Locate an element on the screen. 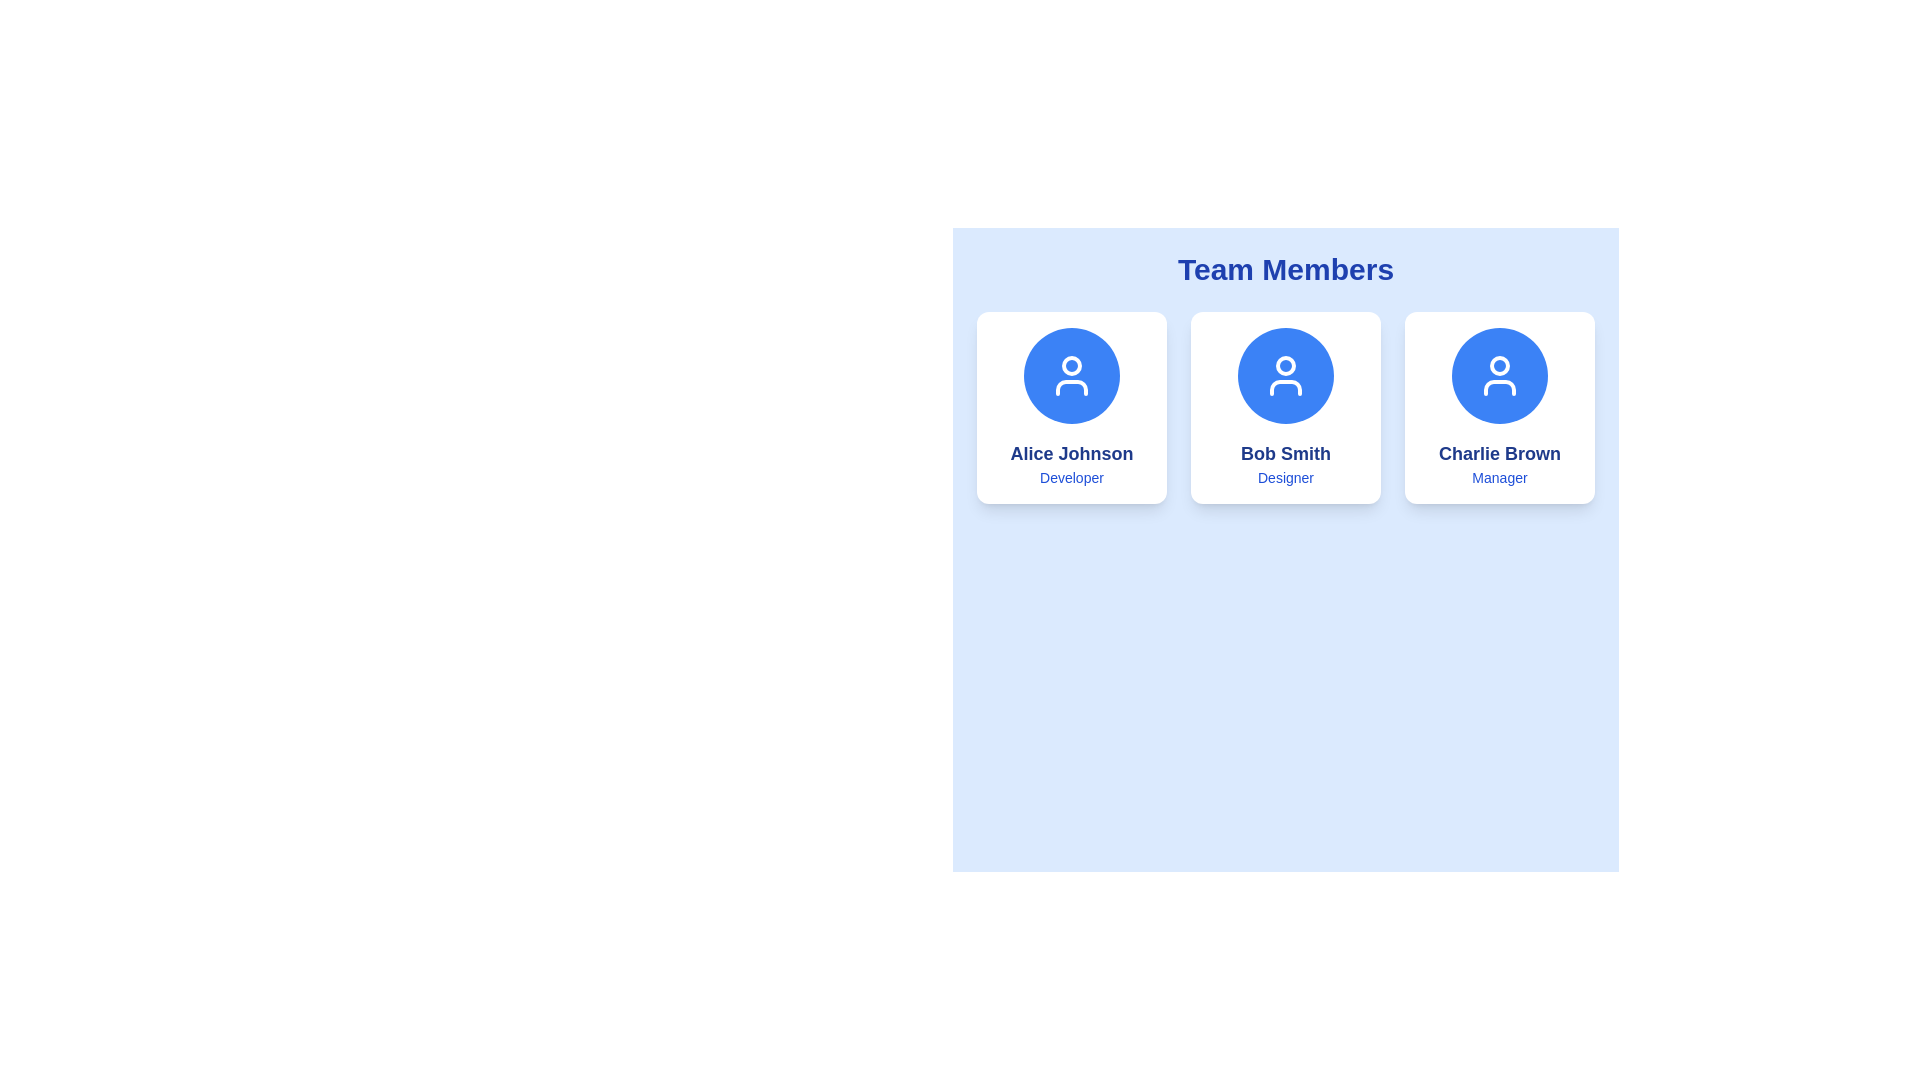  the text label displaying 'Alice Johnson', which is styled in bold dark blue font below the user profile icon in the leftmost card is located at coordinates (1070, 454).